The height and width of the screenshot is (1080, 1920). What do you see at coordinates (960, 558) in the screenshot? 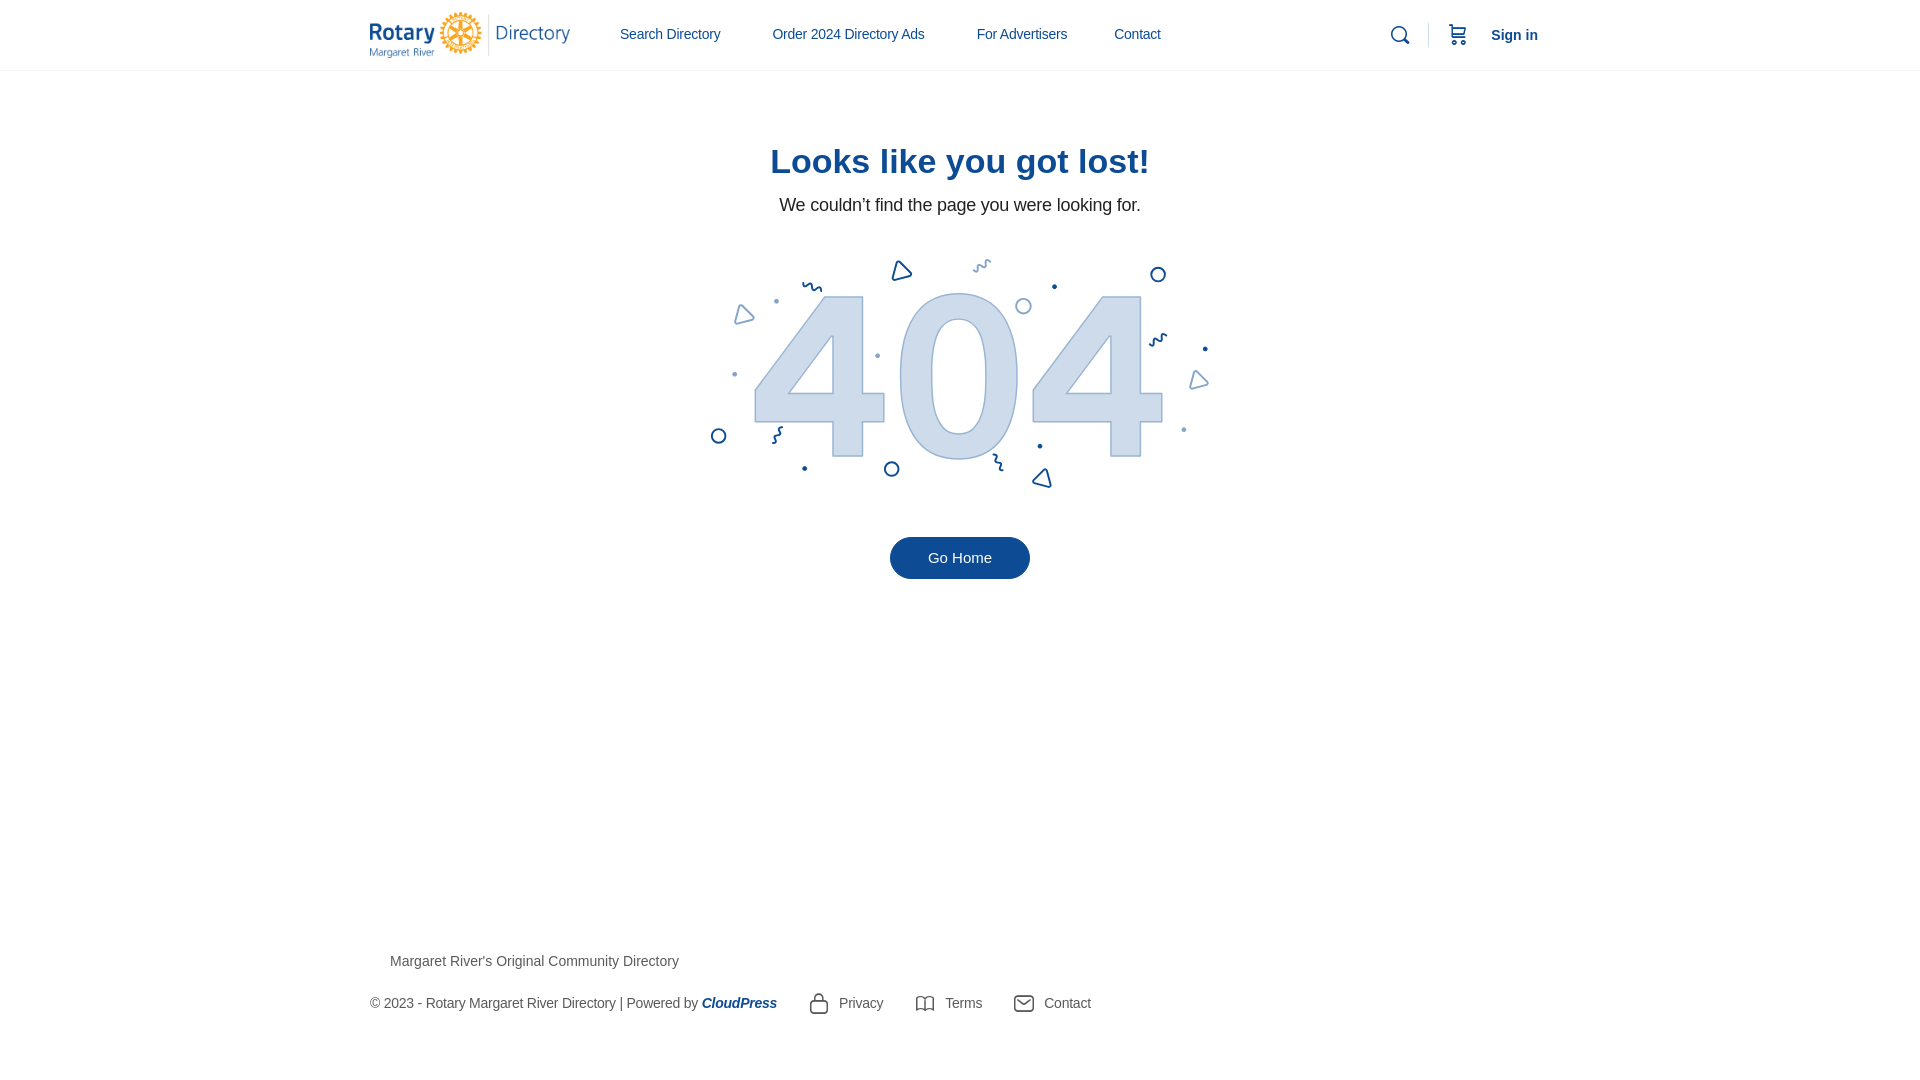
I see `'Go Home'` at bounding box center [960, 558].